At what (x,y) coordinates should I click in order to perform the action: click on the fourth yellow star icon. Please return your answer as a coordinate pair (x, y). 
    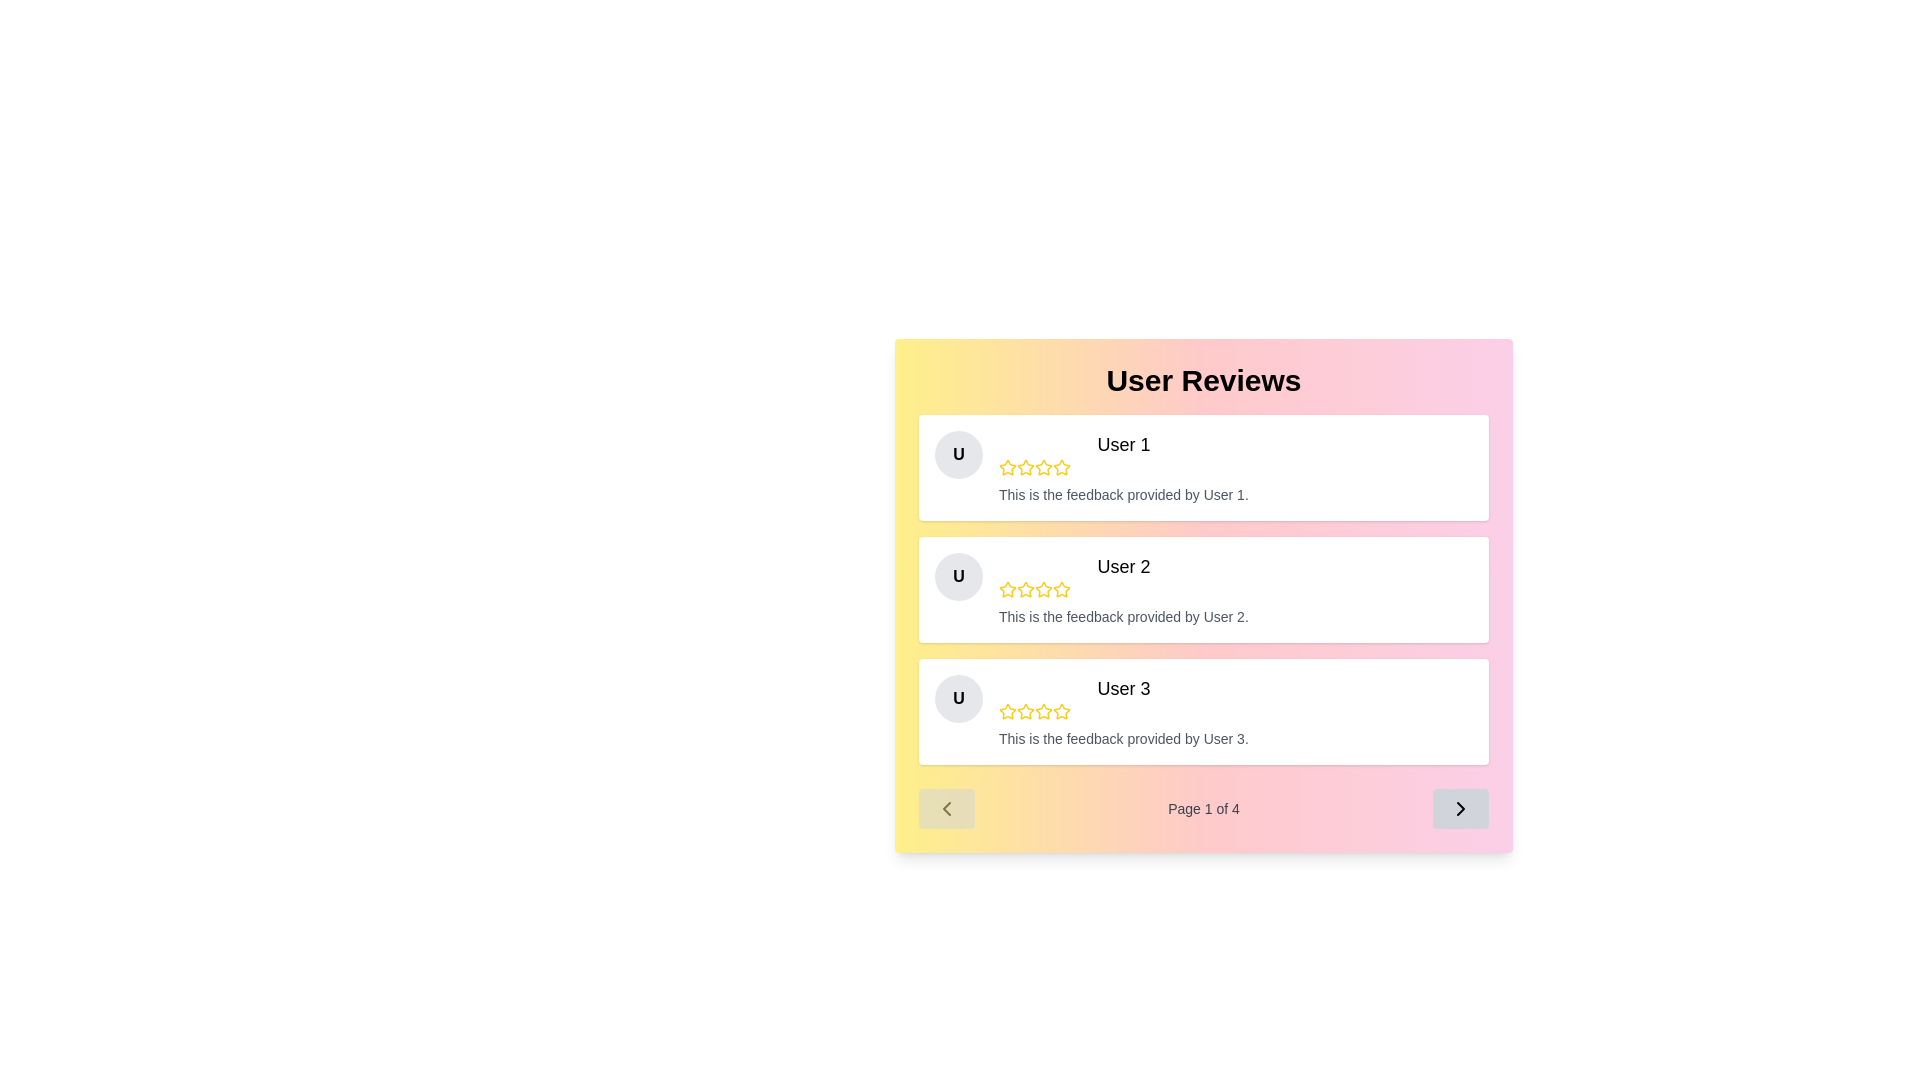
    Looking at the image, I should click on (1042, 711).